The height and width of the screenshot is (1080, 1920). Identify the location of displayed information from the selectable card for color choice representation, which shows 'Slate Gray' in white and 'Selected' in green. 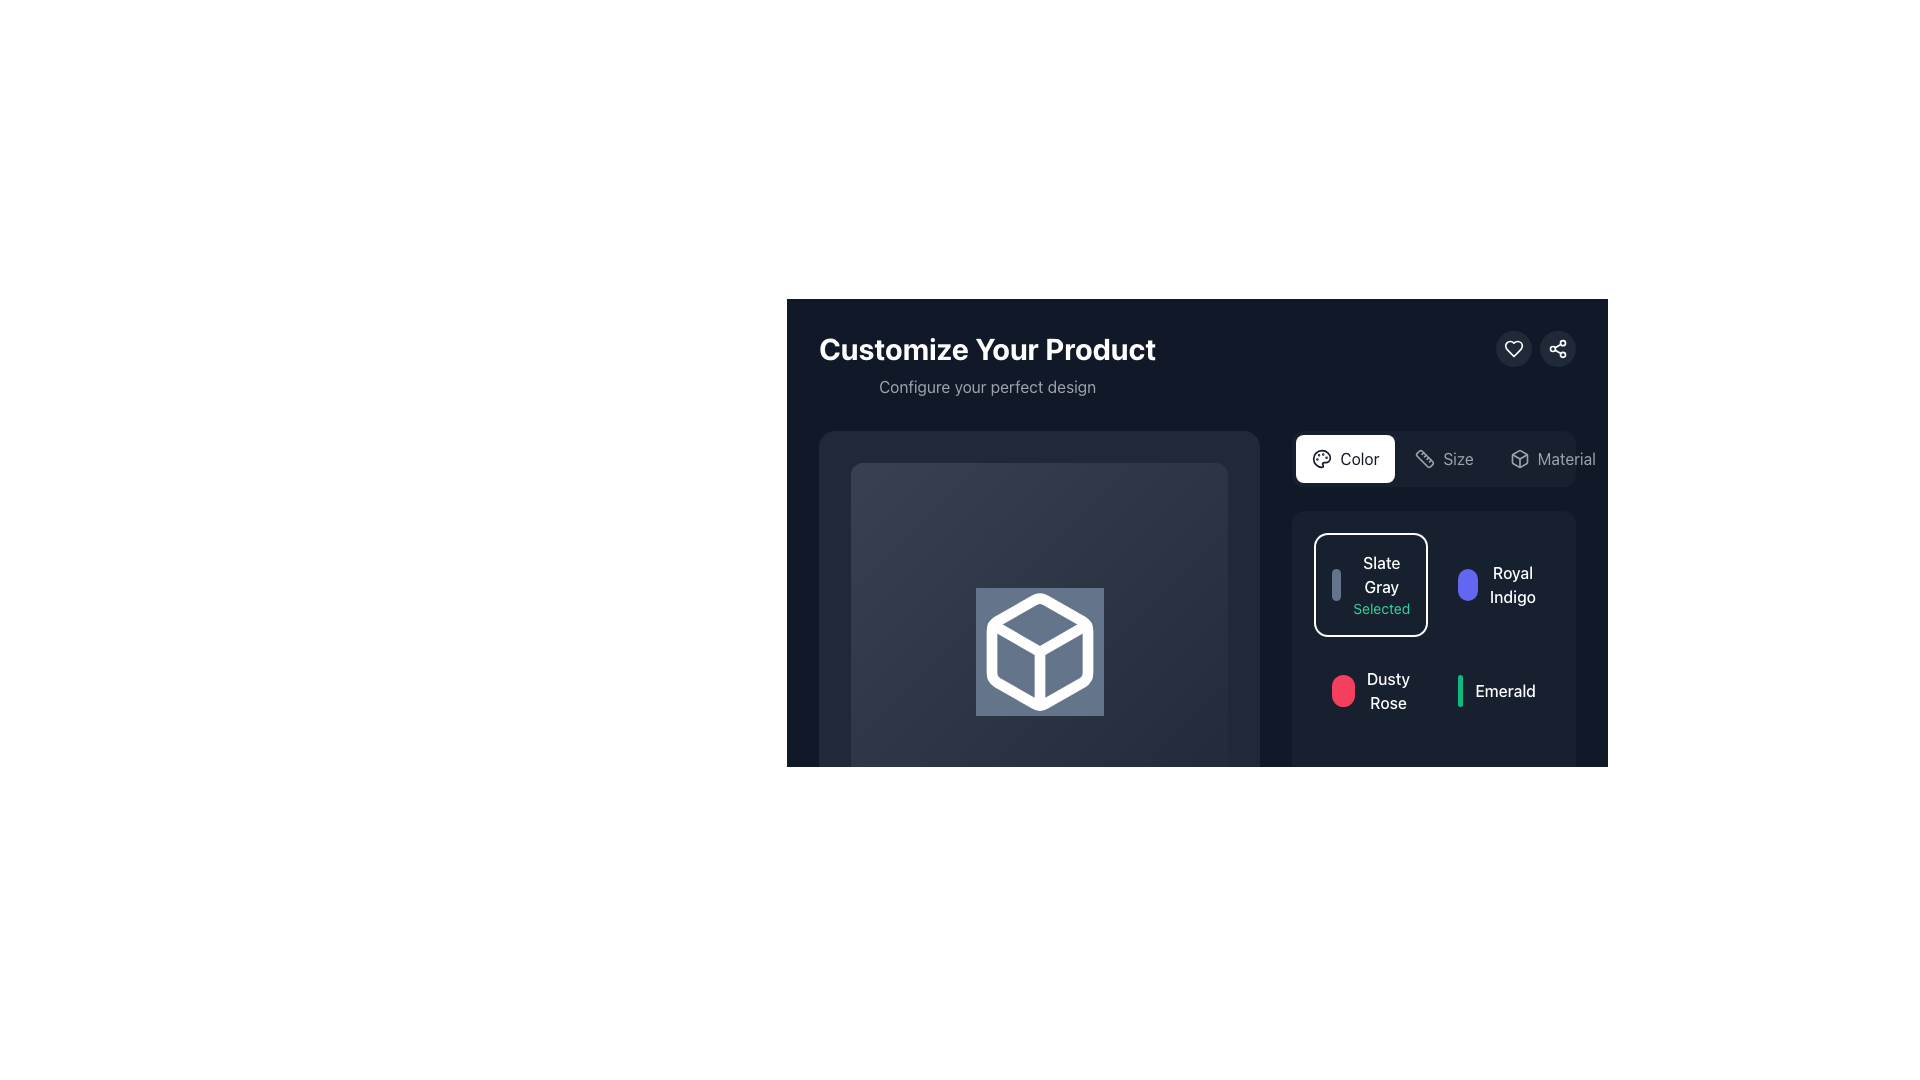
(1370, 585).